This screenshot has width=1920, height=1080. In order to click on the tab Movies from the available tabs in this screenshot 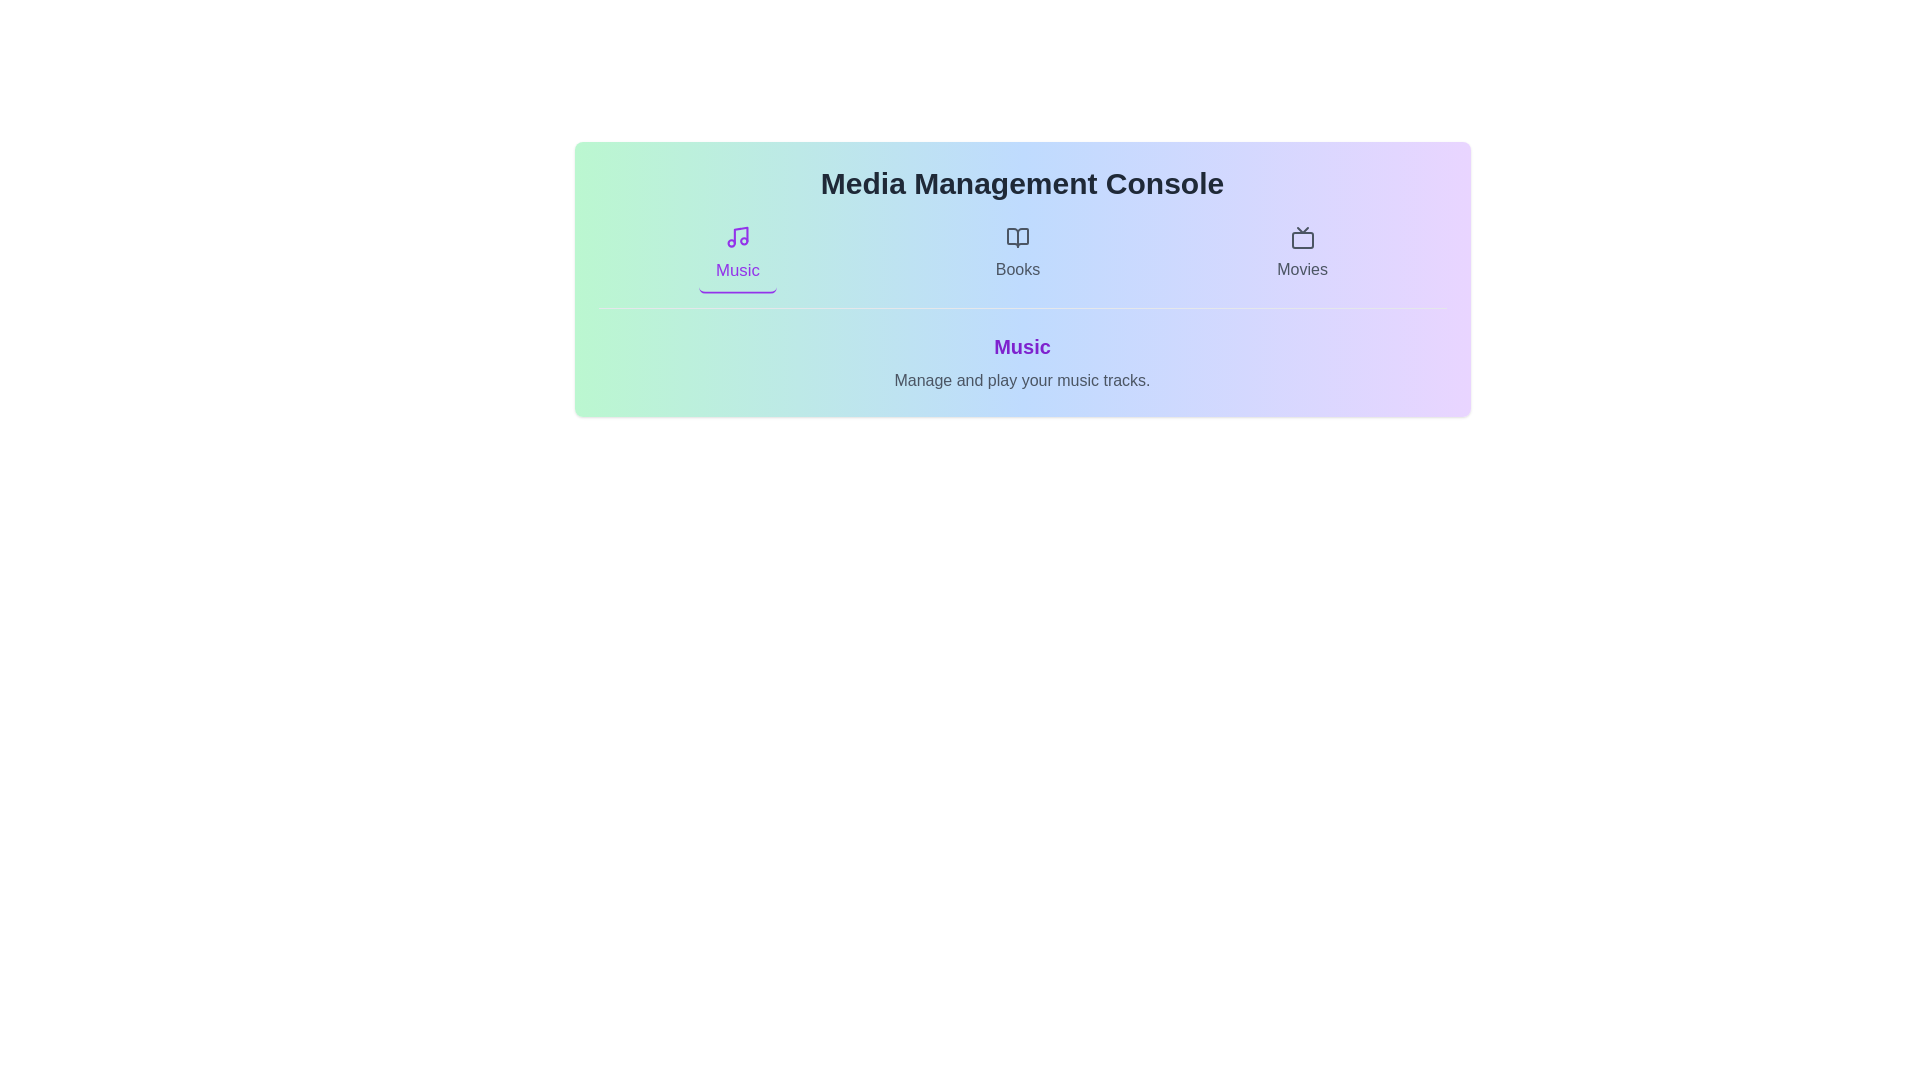, I will do `click(1302, 253)`.